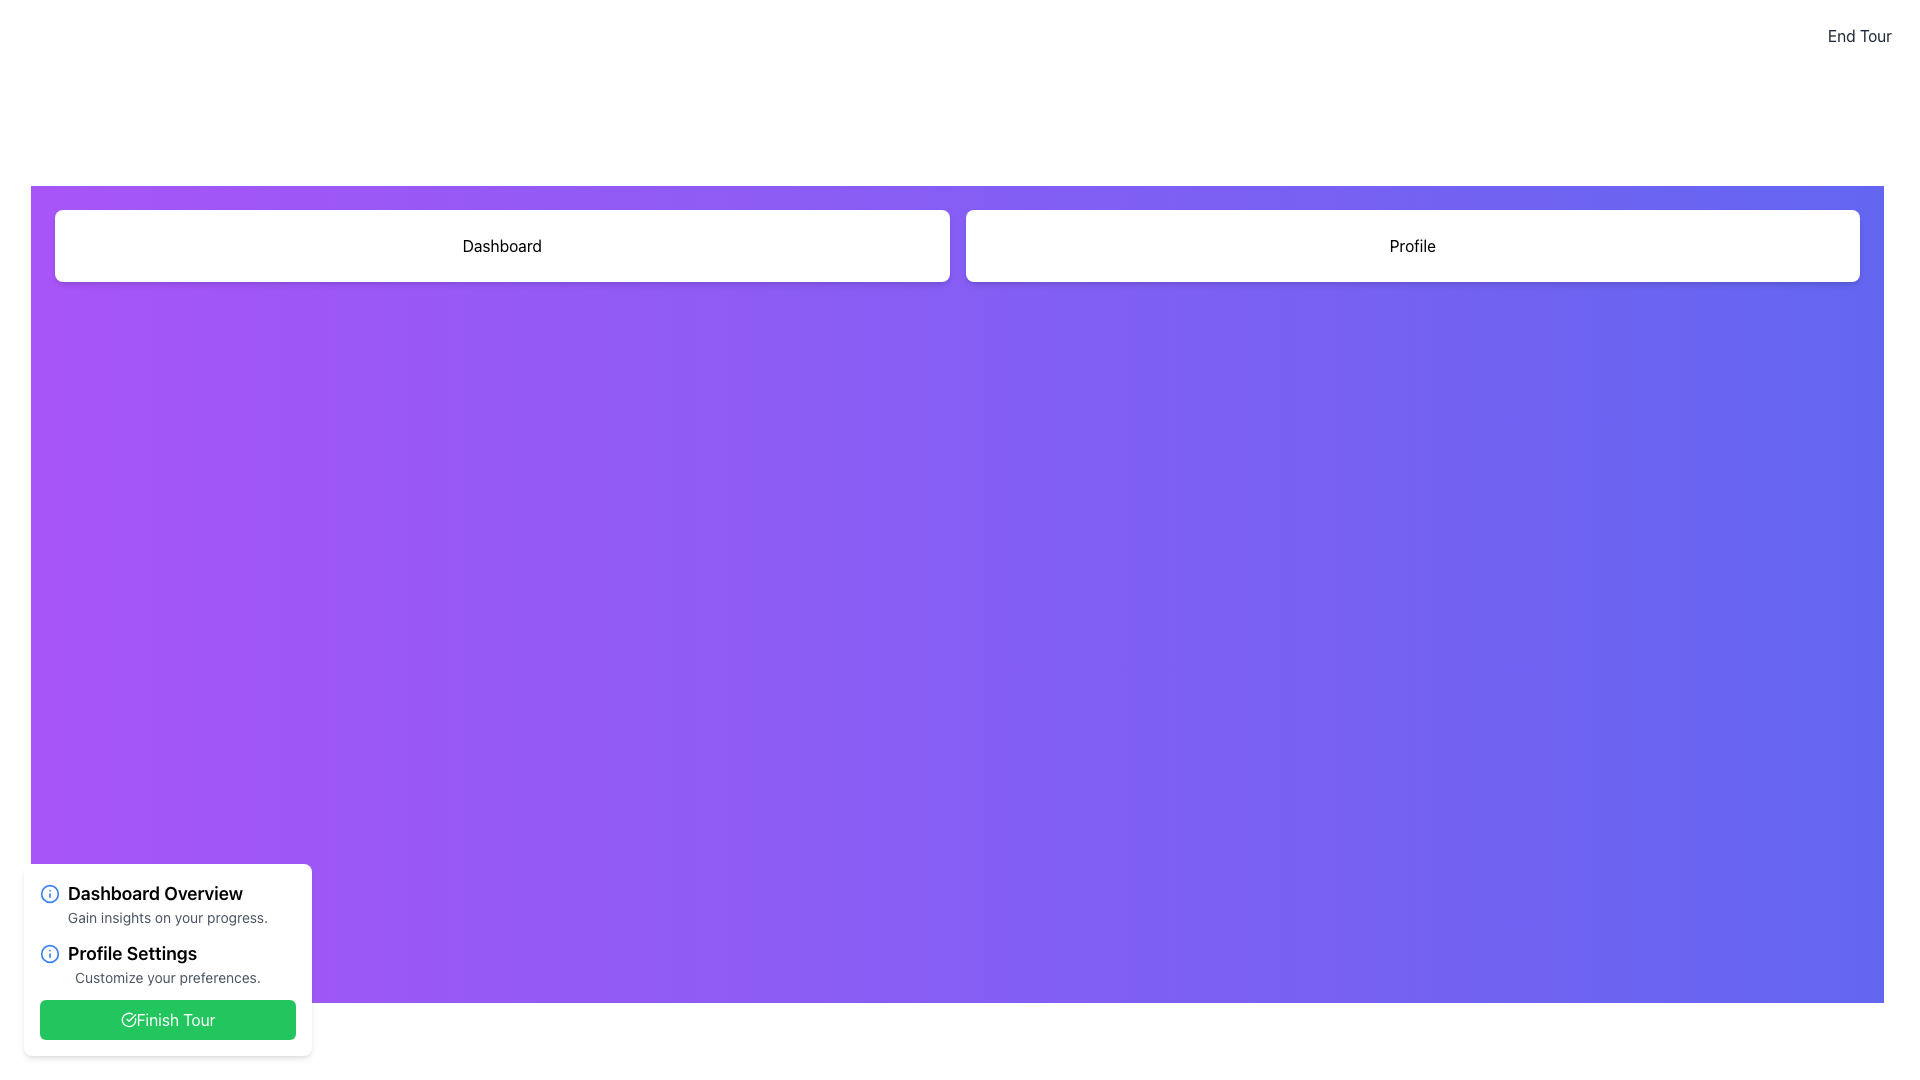 Image resolution: width=1920 pixels, height=1080 pixels. What do you see at coordinates (127, 1019) in the screenshot?
I see `the confirmation icon located at the left center of the 'Finish Tour' button, which indicates successful completion` at bounding box center [127, 1019].